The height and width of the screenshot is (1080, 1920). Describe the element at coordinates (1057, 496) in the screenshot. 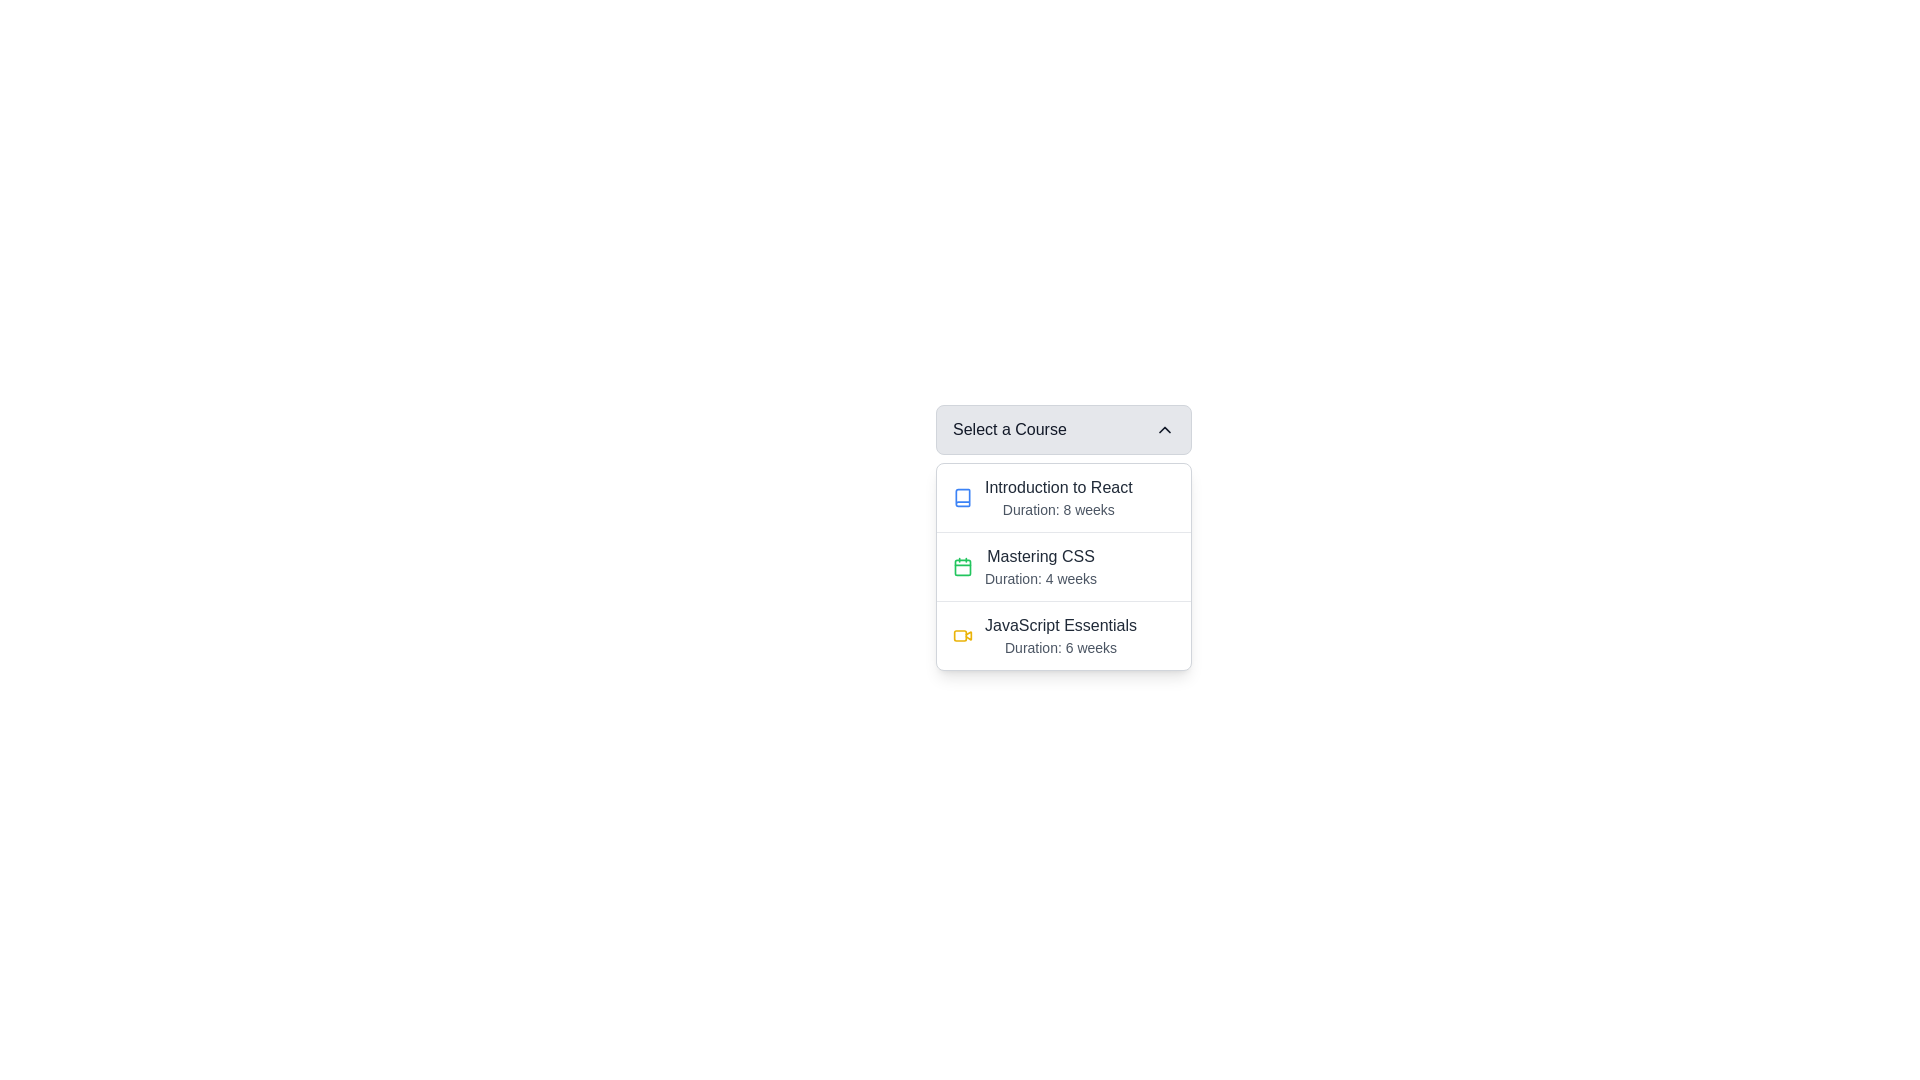

I see `the text component displaying the course title 'Introduction to React'` at that location.